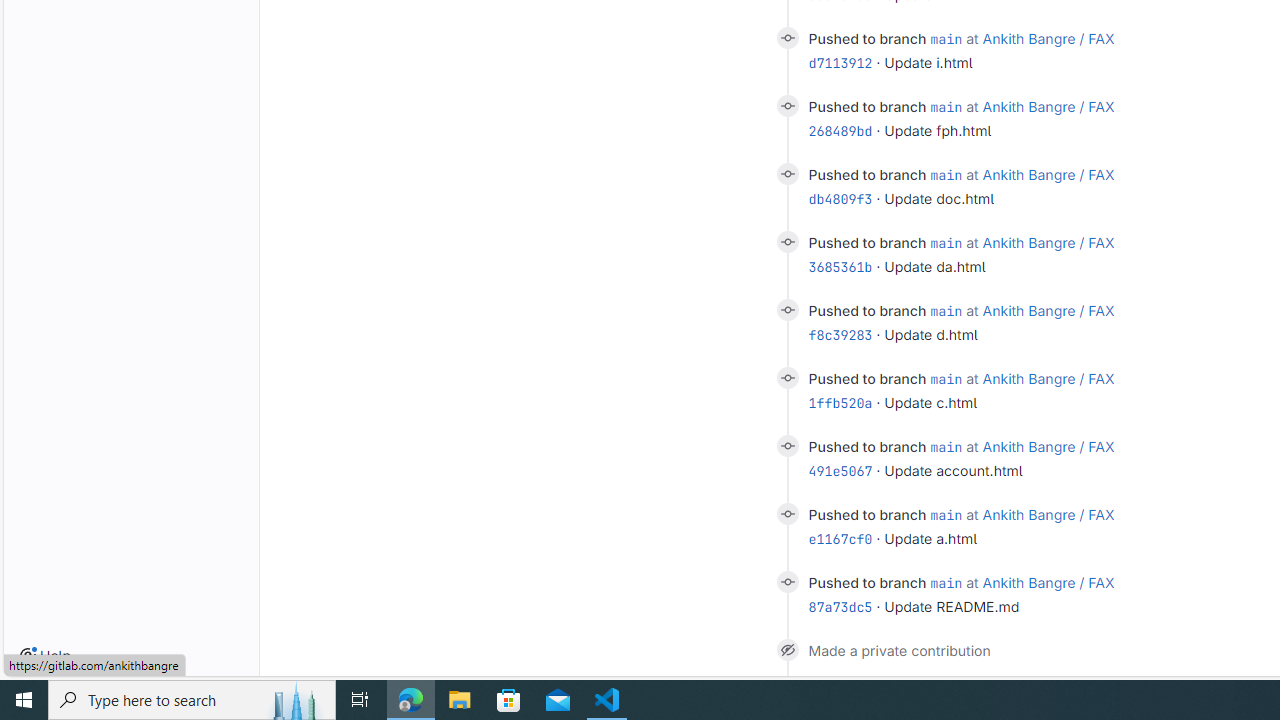  I want to click on '268489bd', so click(840, 130).